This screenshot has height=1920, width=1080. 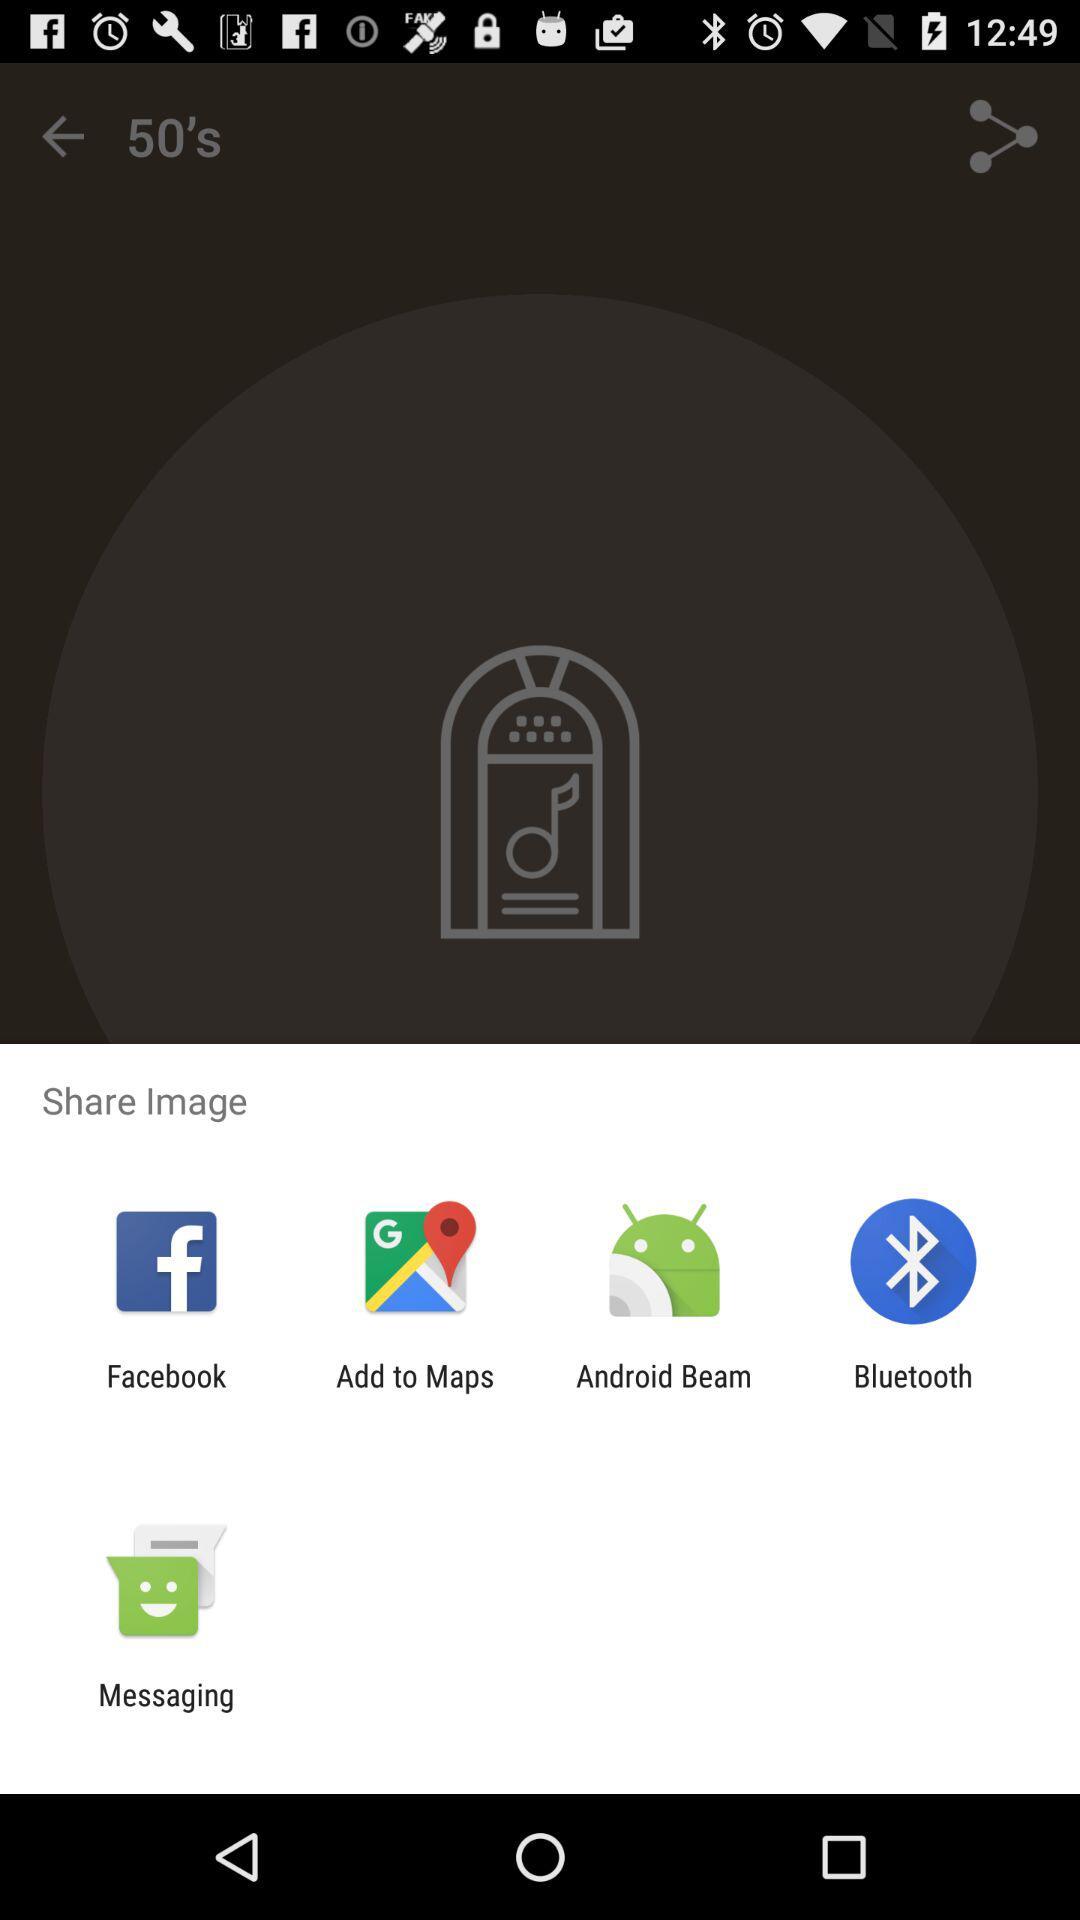 I want to click on bluetooth app, so click(x=913, y=1392).